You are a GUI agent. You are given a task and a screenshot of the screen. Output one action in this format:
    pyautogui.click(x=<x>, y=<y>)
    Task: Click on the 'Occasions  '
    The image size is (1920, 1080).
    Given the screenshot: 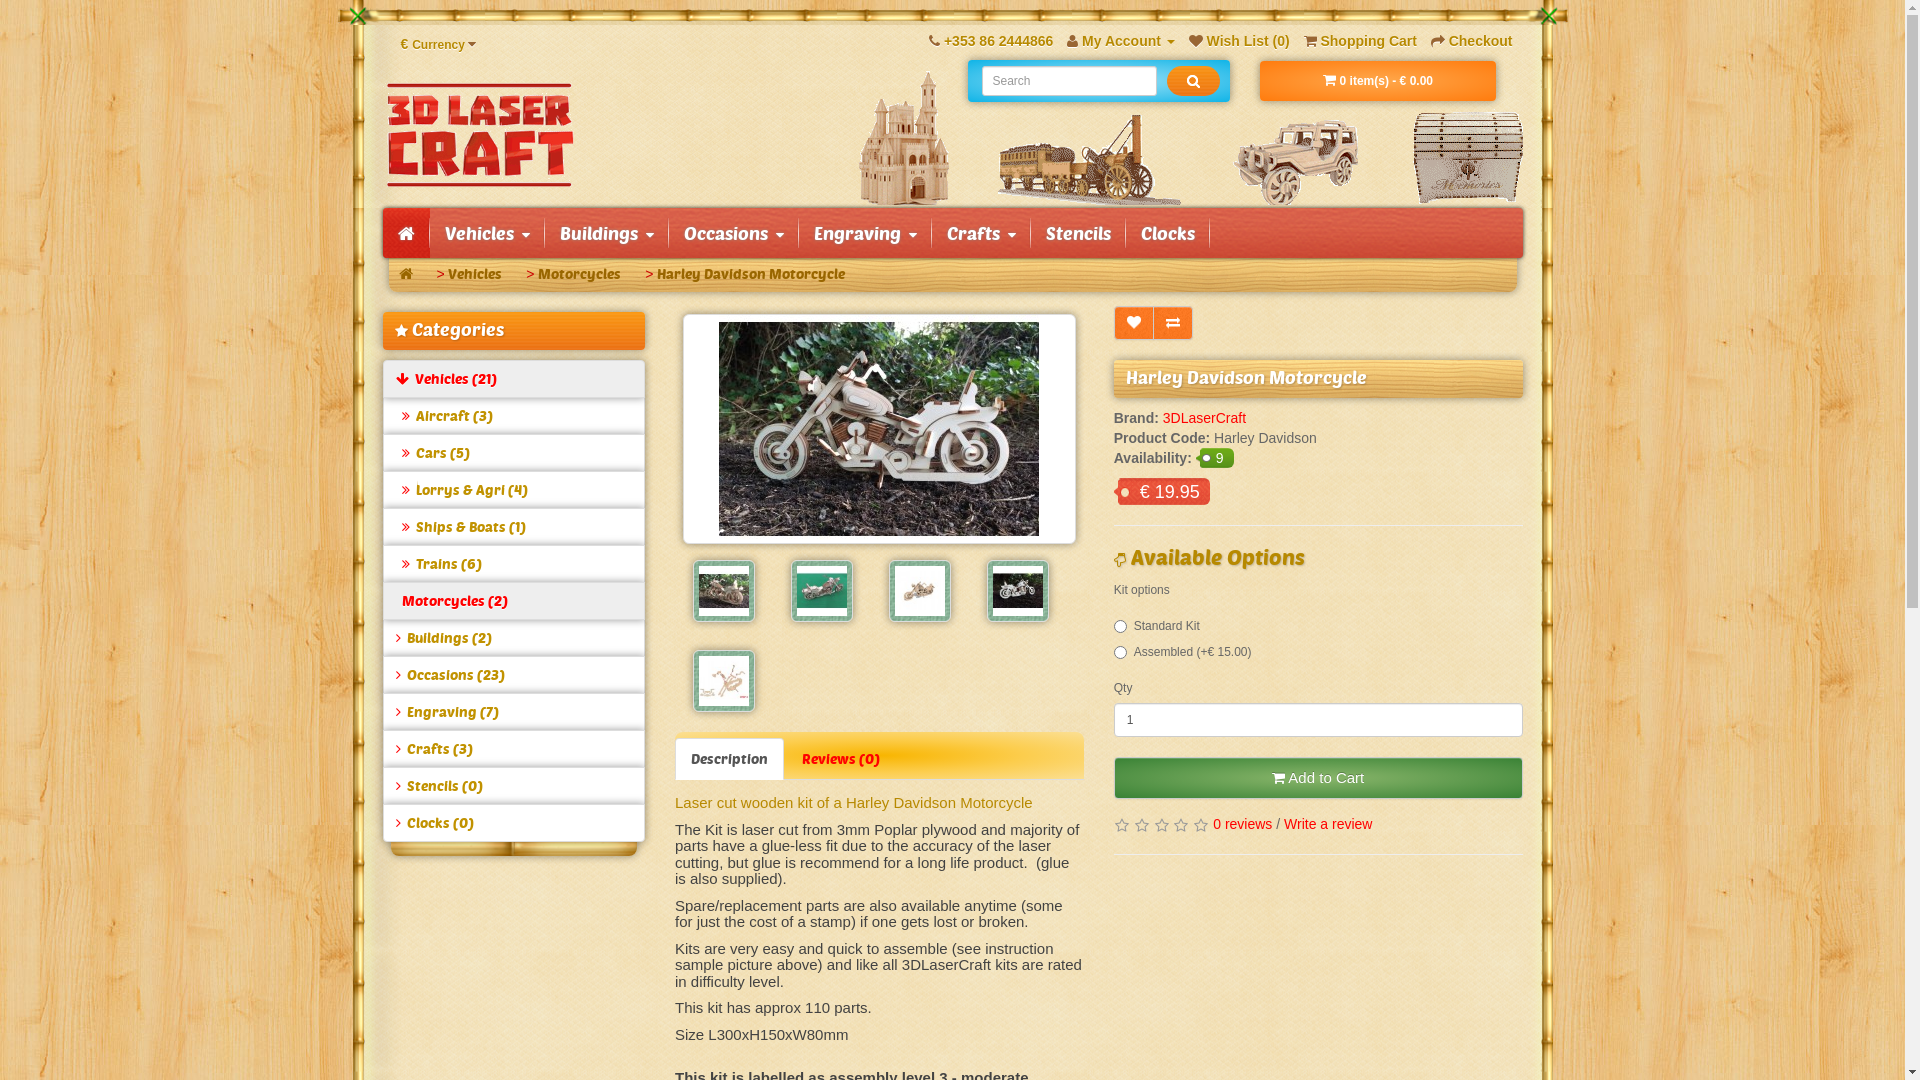 What is the action you would take?
    pyautogui.click(x=732, y=231)
    